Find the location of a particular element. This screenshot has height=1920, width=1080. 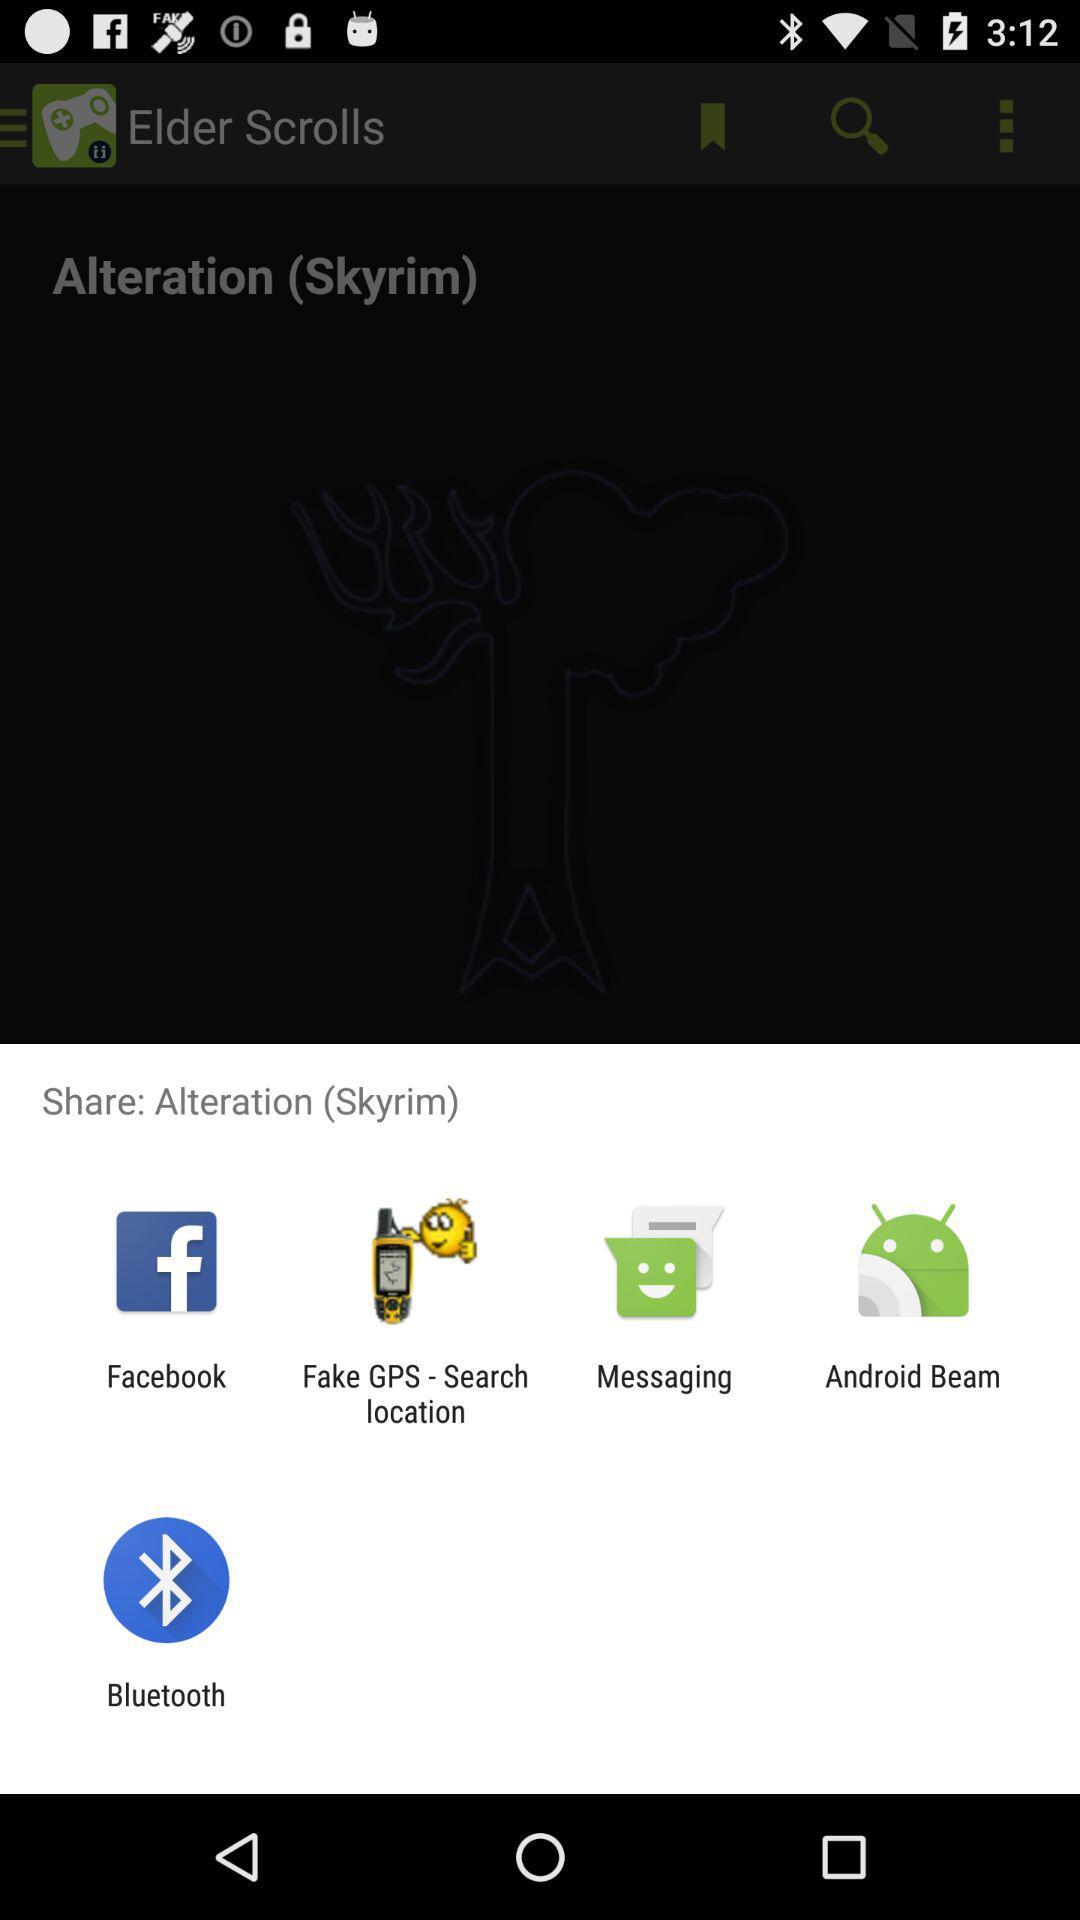

the facebook is located at coordinates (165, 1392).